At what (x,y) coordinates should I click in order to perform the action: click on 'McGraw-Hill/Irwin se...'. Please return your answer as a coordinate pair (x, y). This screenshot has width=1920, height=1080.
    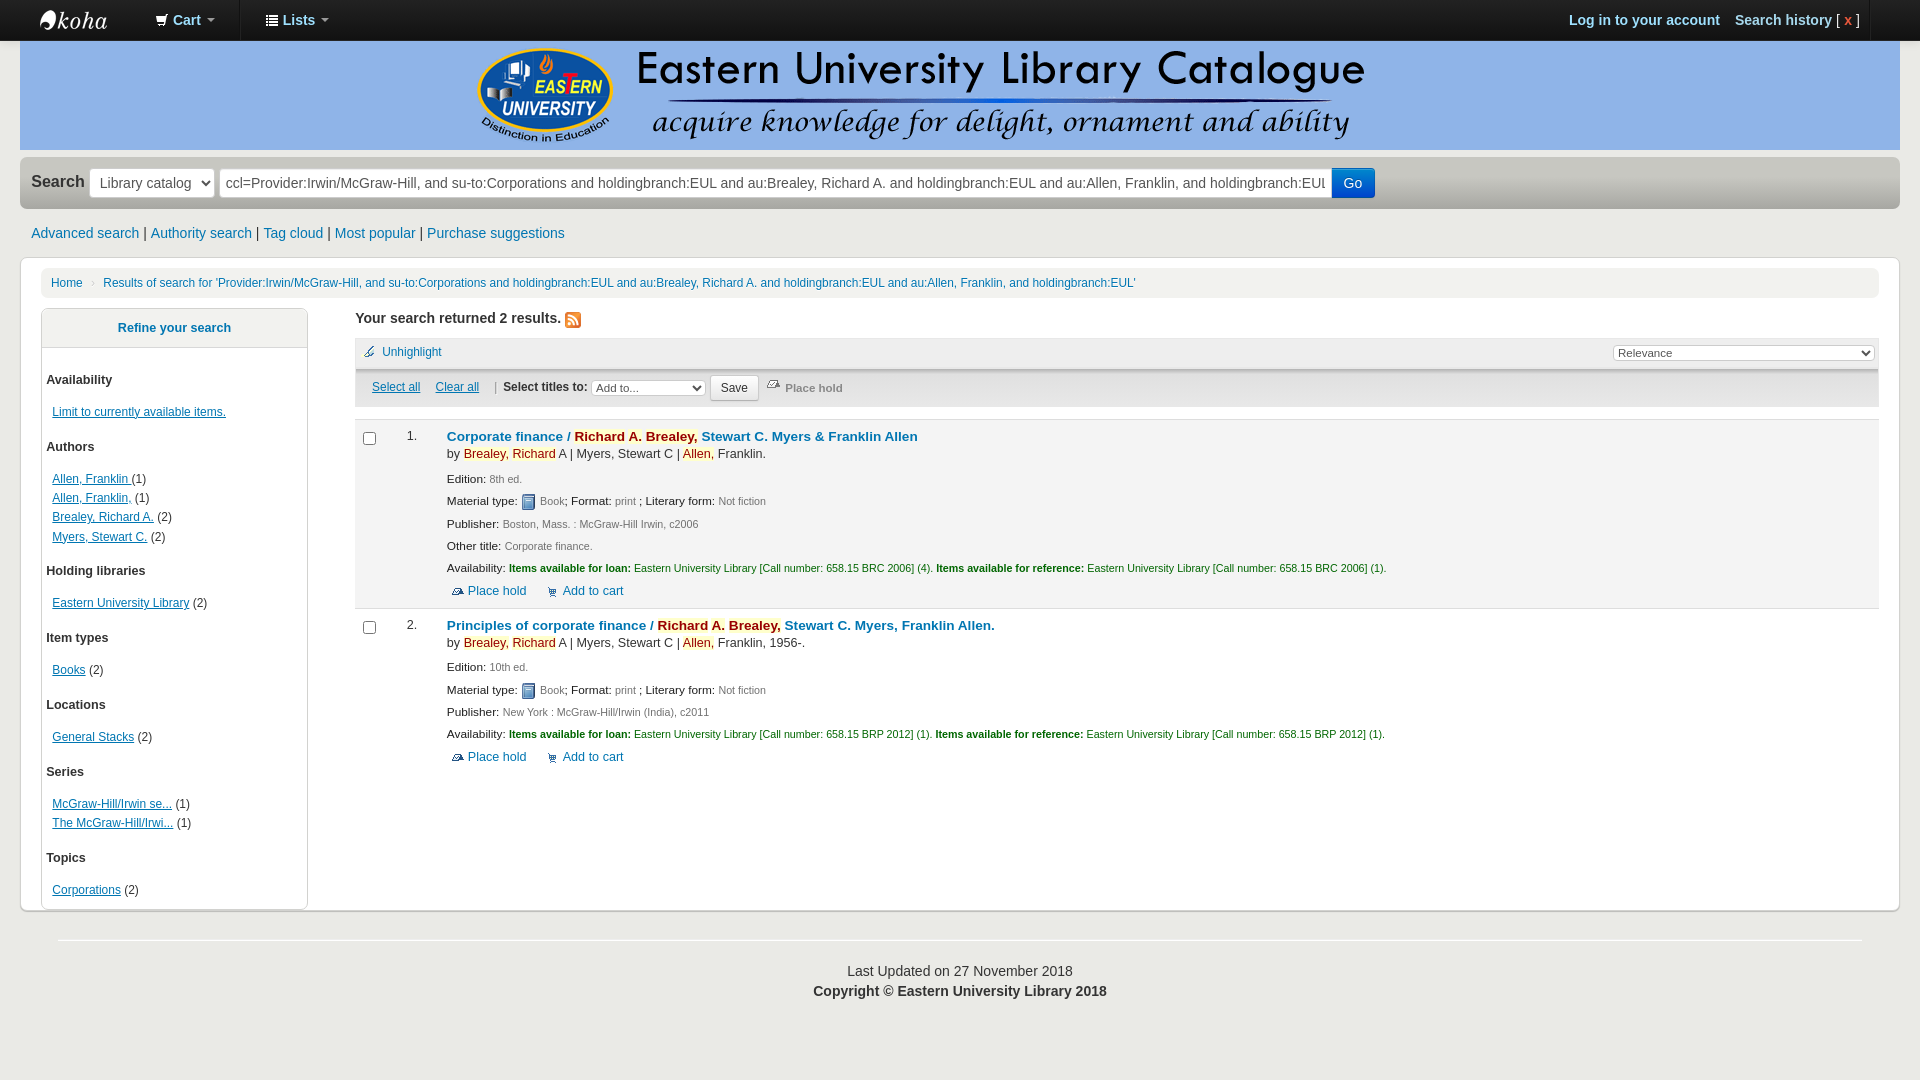
    Looking at the image, I should click on (110, 802).